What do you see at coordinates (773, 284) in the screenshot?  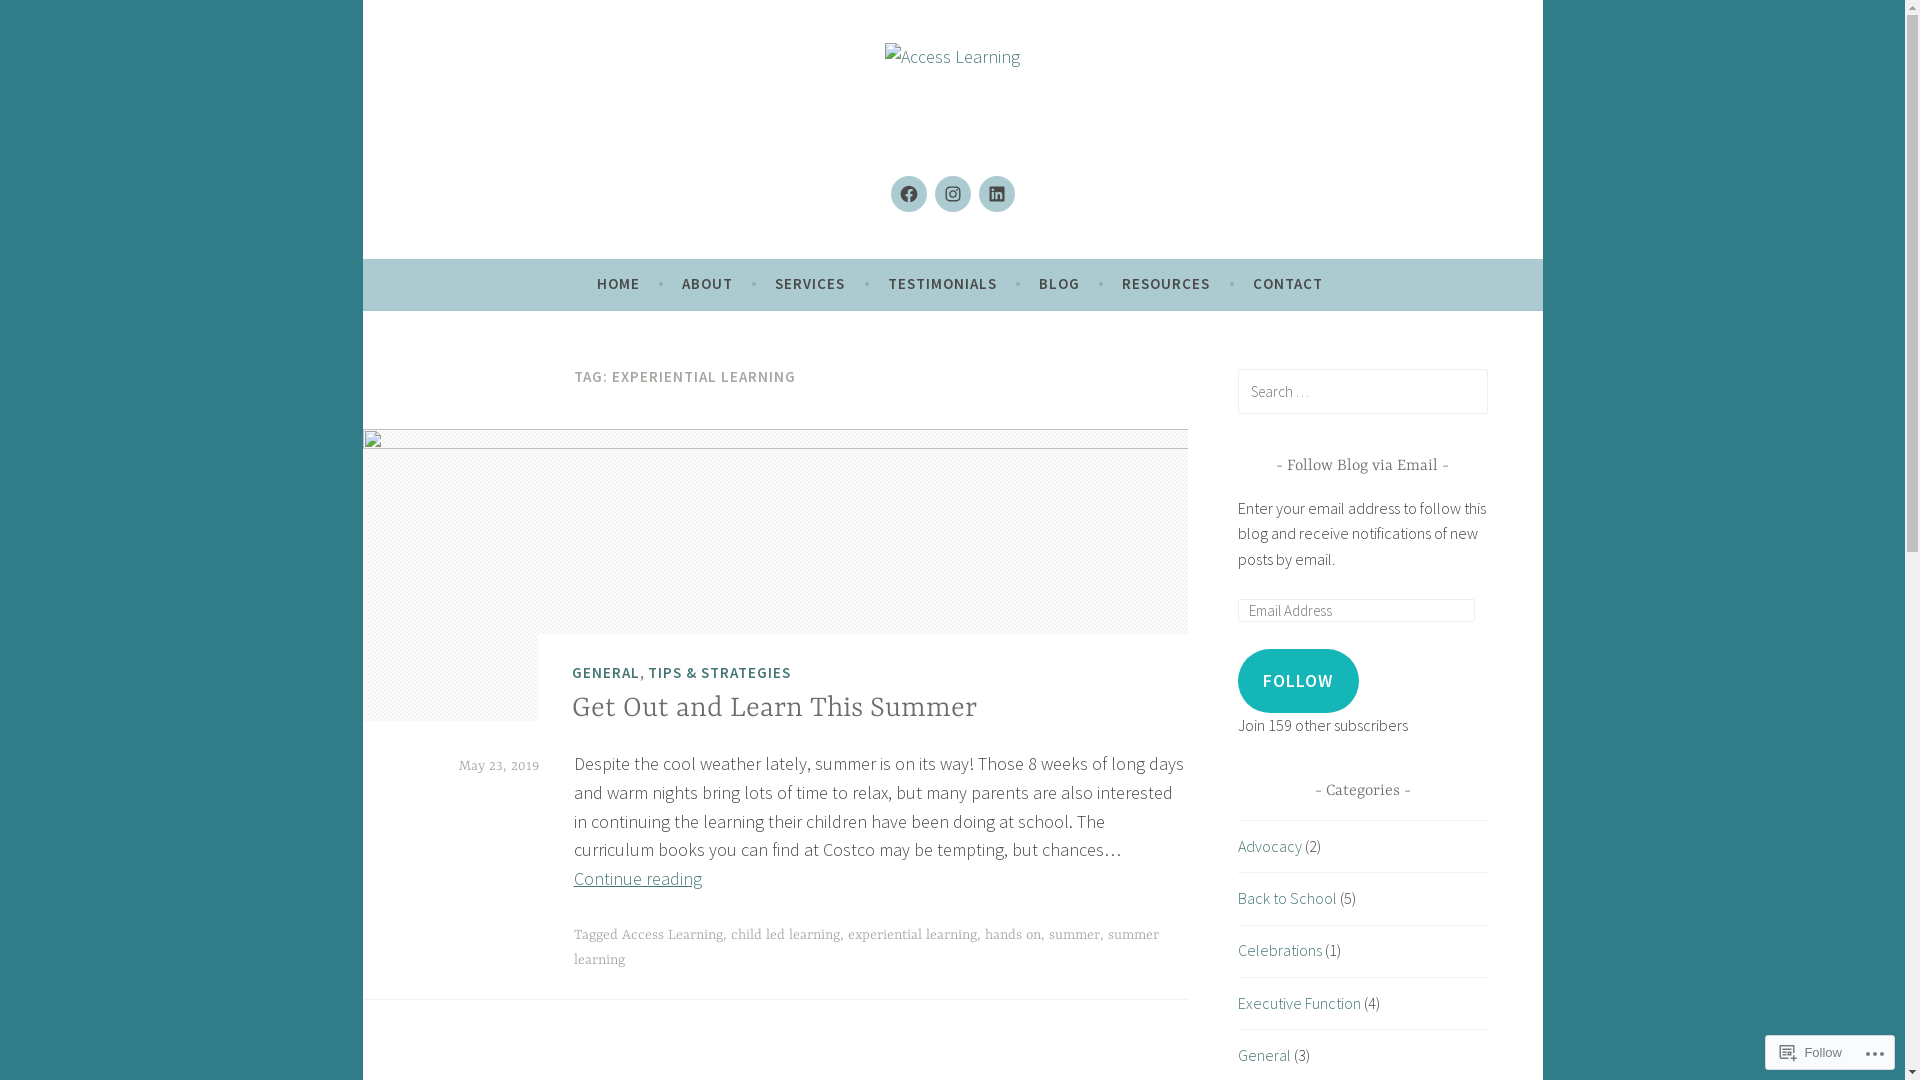 I see `'SERVICES'` at bounding box center [773, 284].